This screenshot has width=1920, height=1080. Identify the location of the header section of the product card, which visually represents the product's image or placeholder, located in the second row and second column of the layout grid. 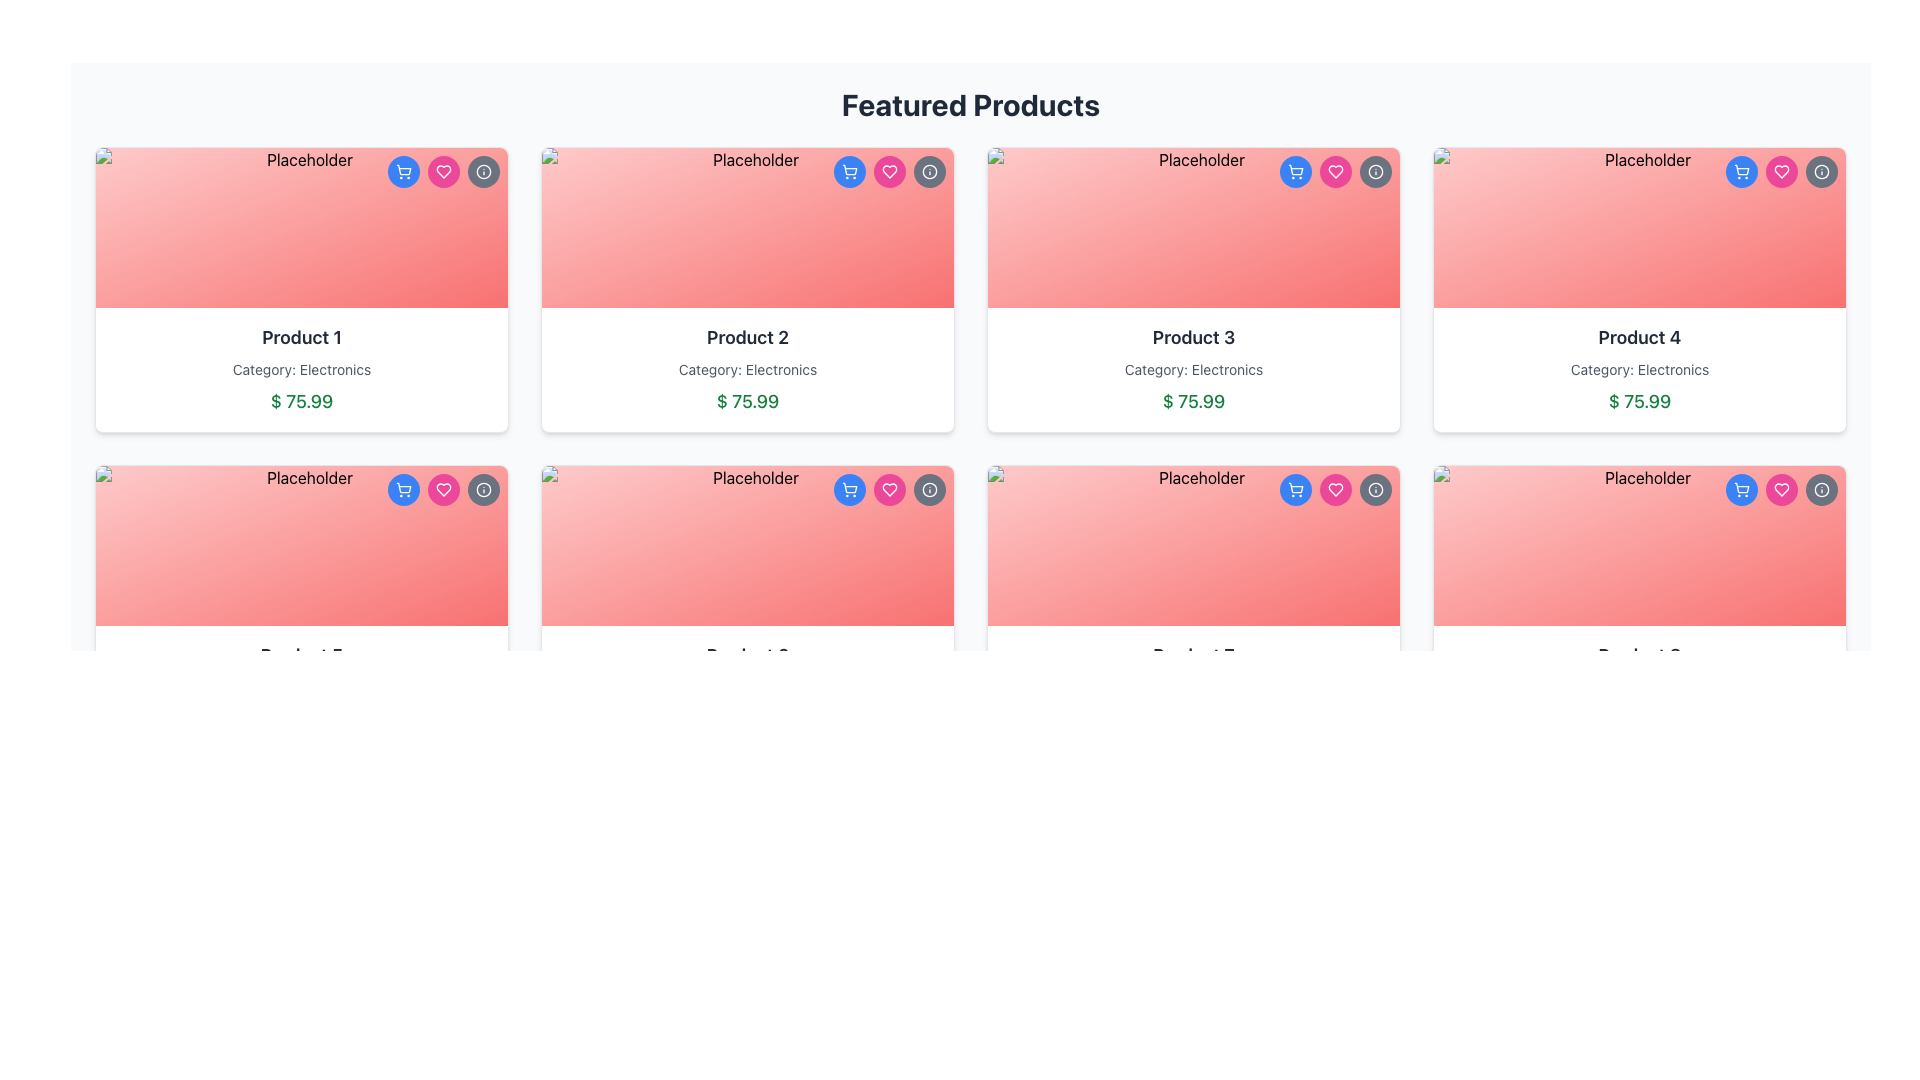
(747, 546).